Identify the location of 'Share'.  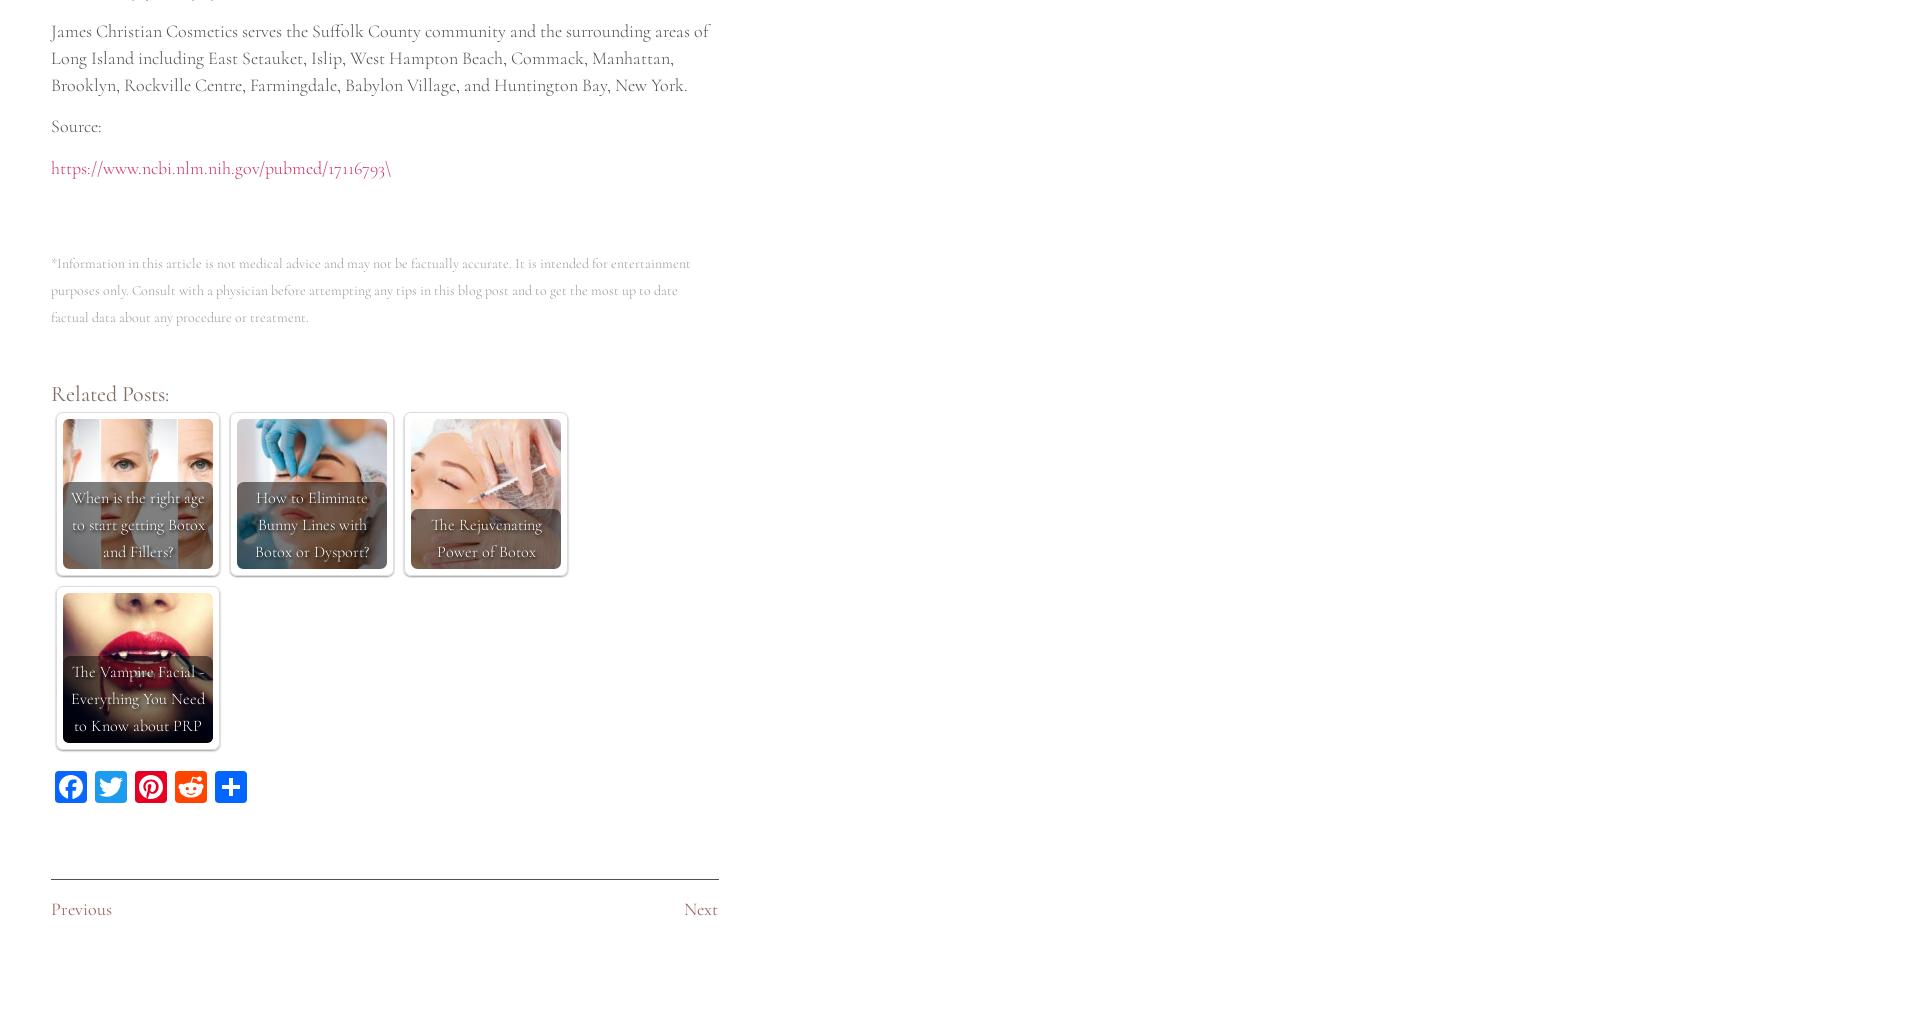
(282, 786).